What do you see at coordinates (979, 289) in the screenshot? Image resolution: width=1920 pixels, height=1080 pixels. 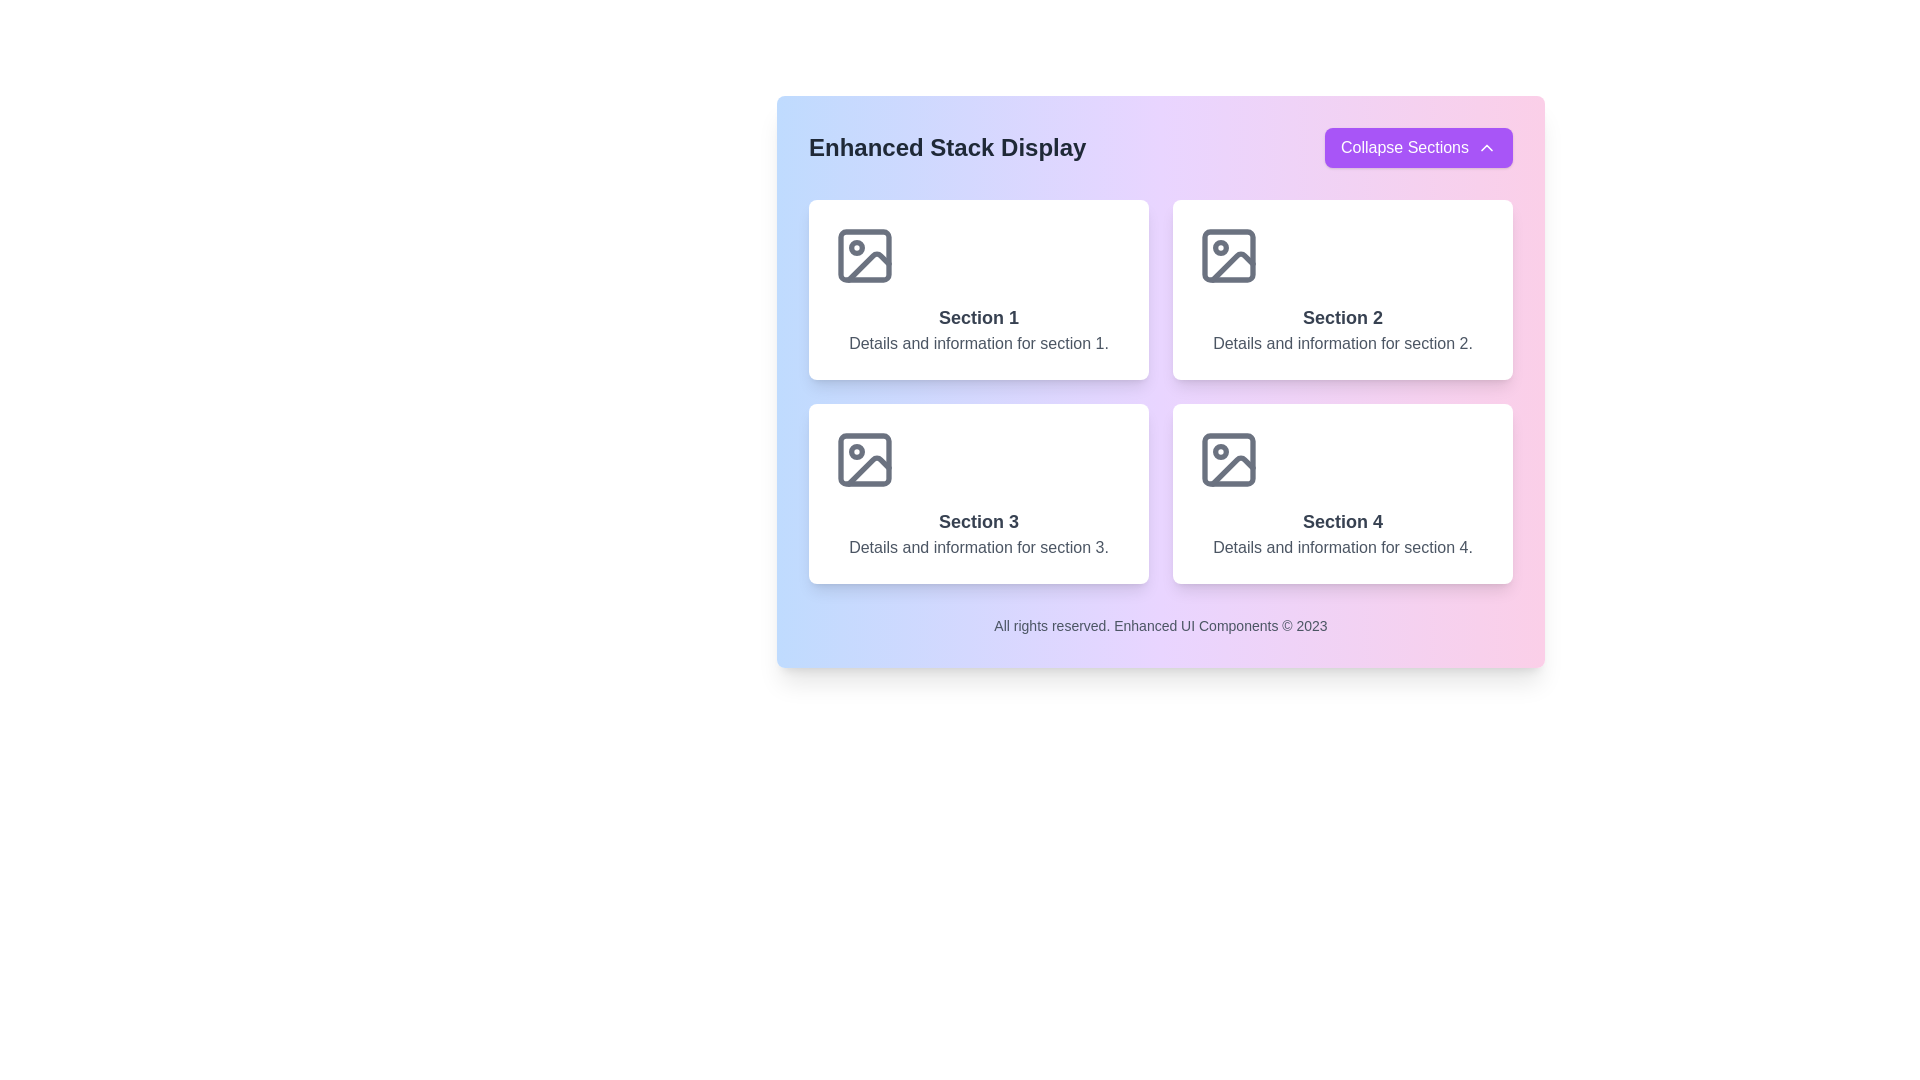 I see `the informational card/tile that provides information about 'Section 1' located at the top-left of a 2x2 grid` at bounding box center [979, 289].